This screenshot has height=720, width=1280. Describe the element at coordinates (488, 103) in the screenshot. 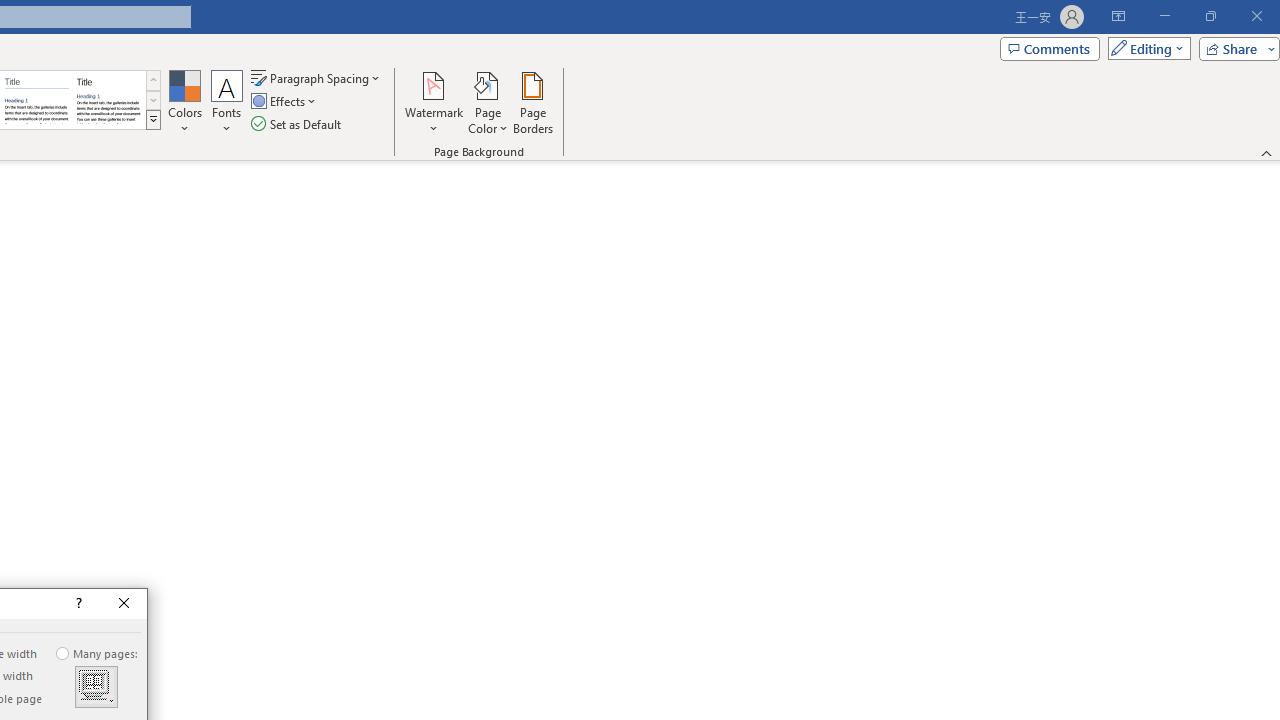

I see `'Page Color'` at that location.